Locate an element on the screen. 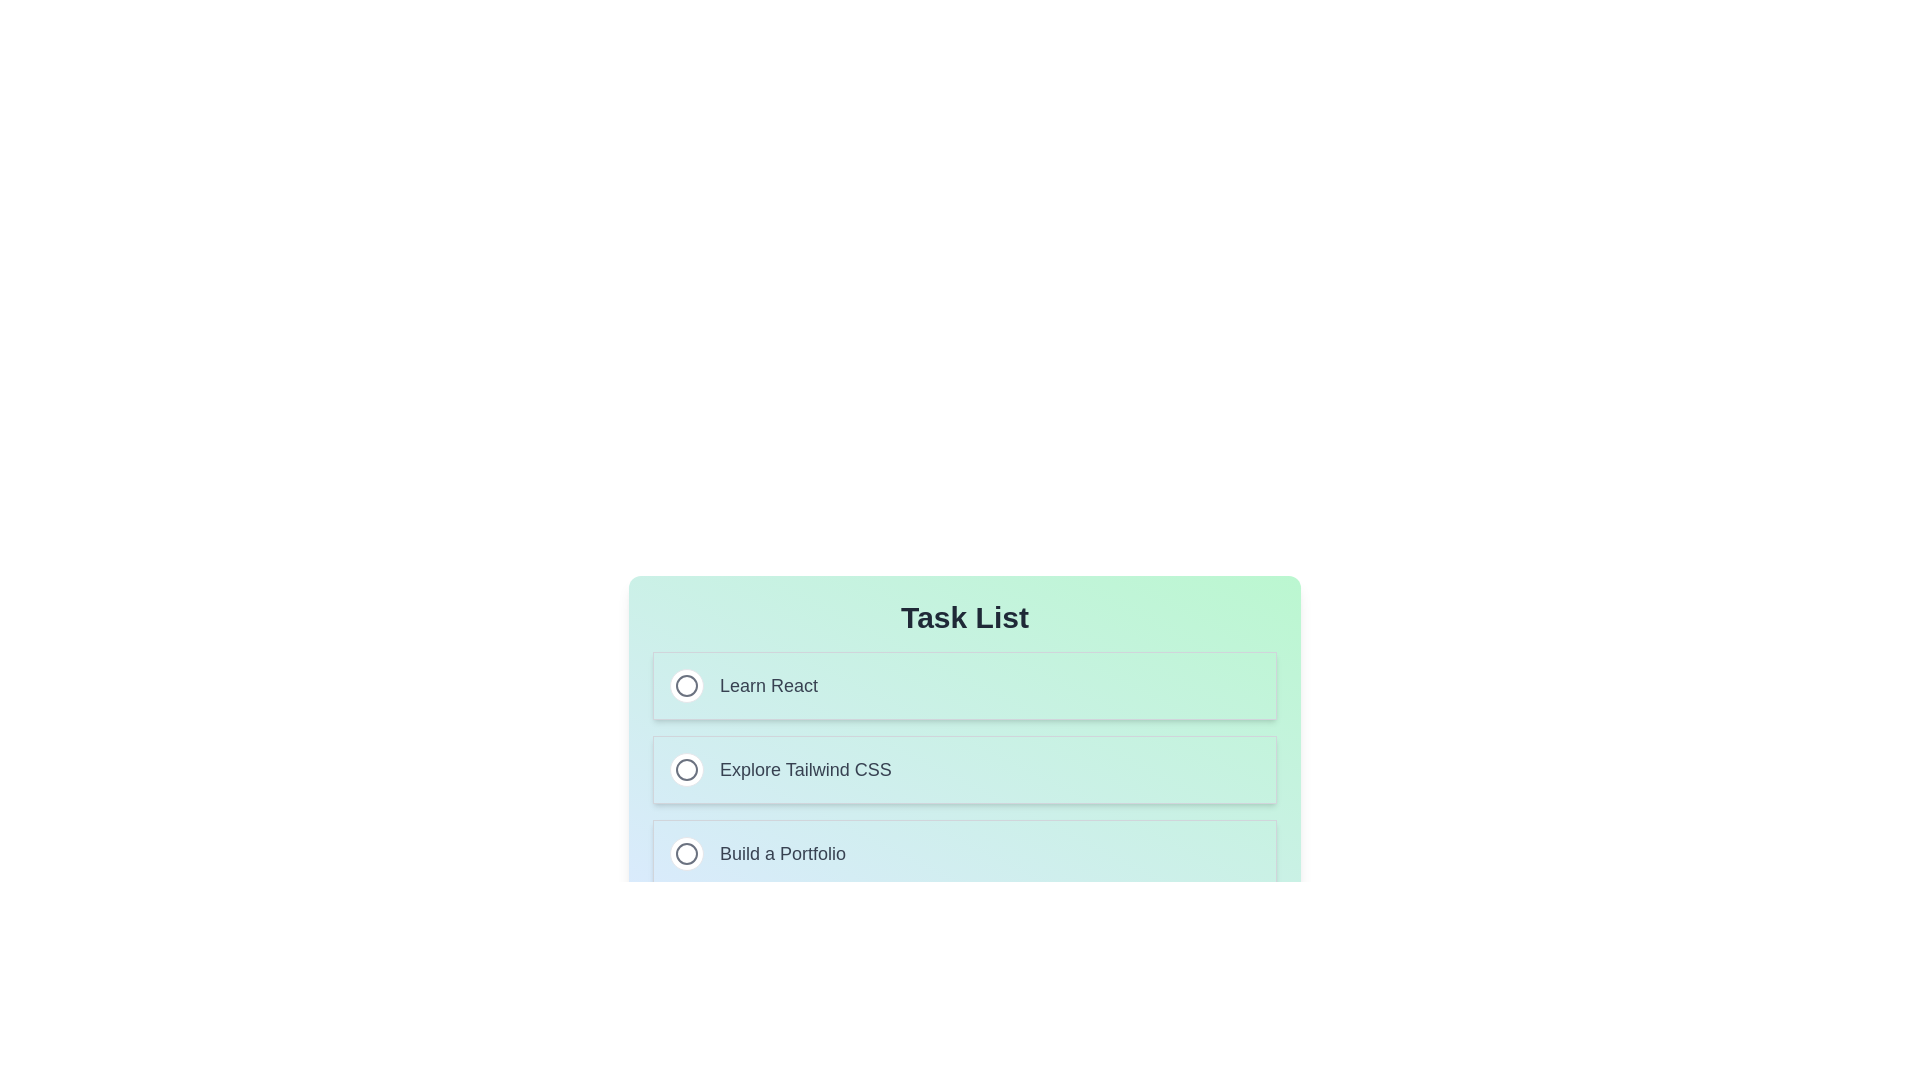 The image size is (1920, 1080). the 'Task List' text element, which is a bold and large text located centrally at the top of the list layout, preceding other elements is located at coordinates (964, 616).